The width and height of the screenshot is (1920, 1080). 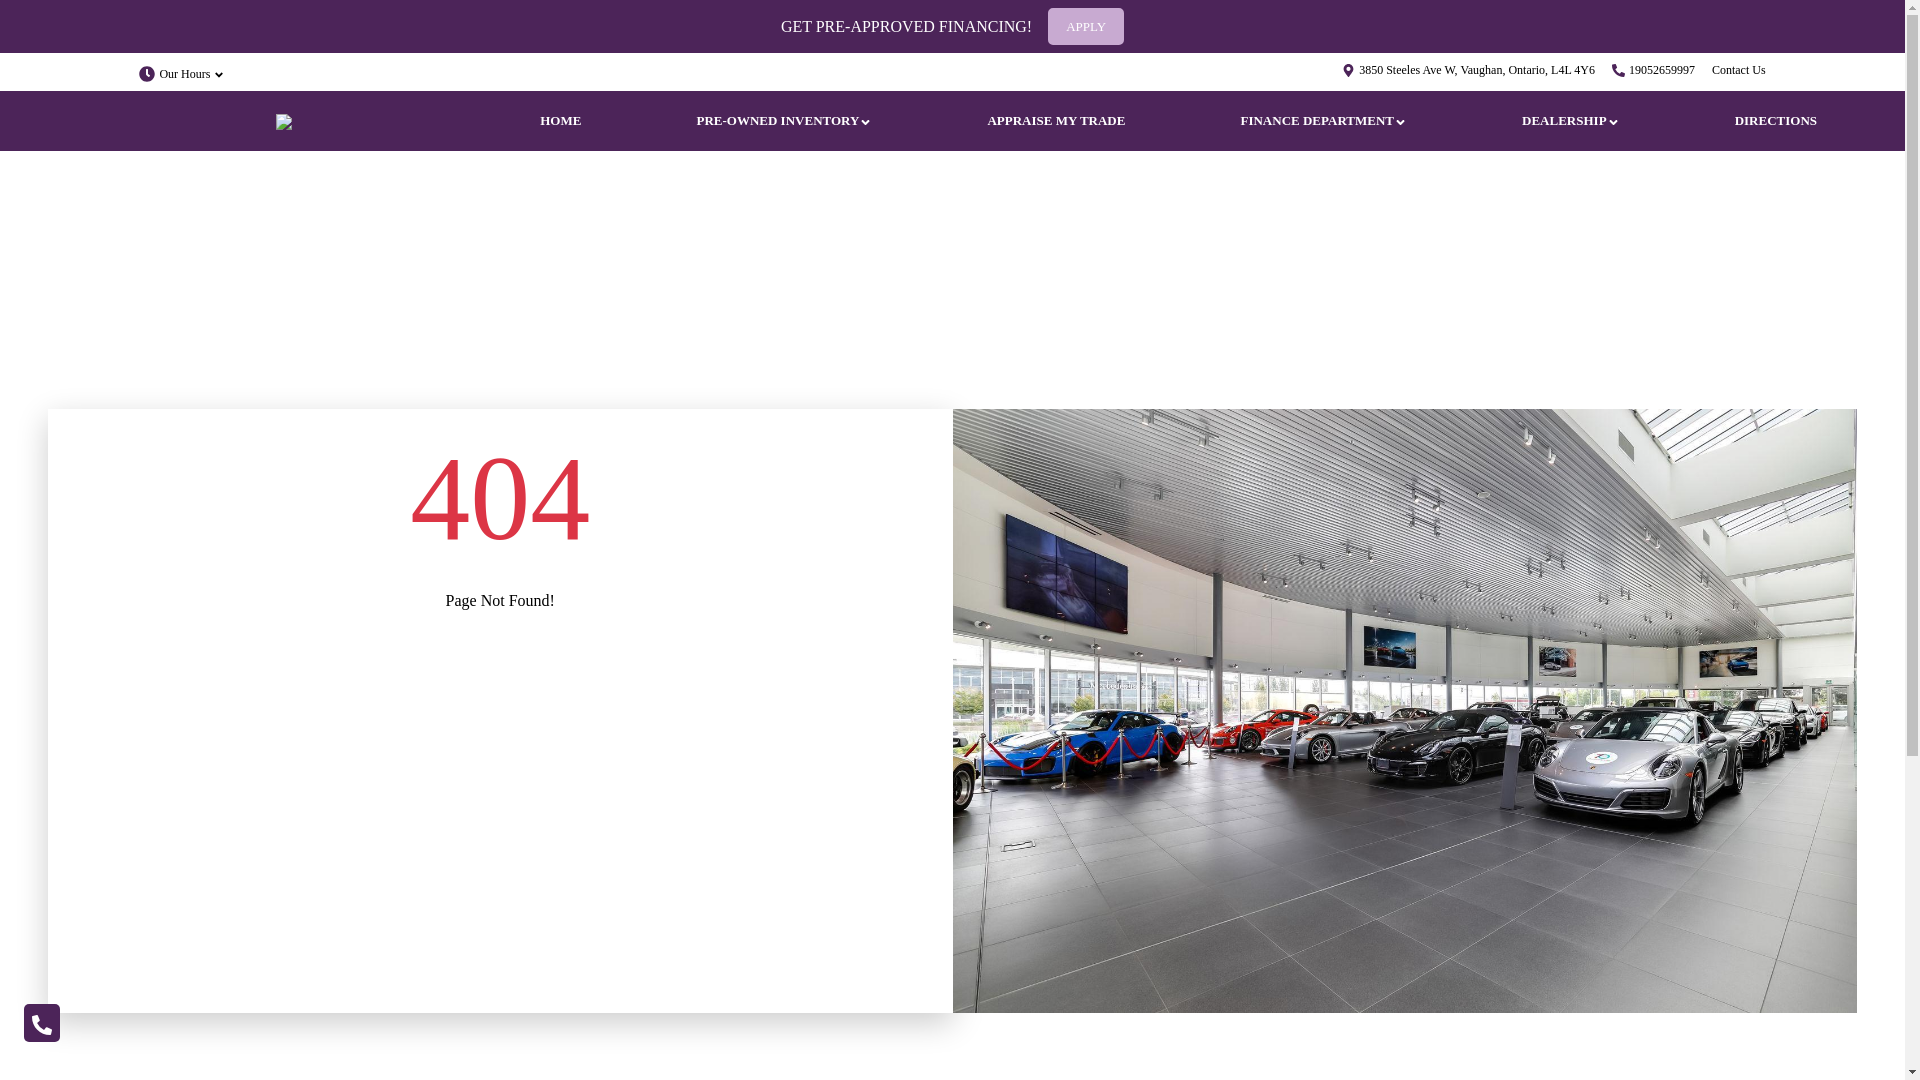 I want to click on 'DIRECTIONS', so click(x=1776, y=120).